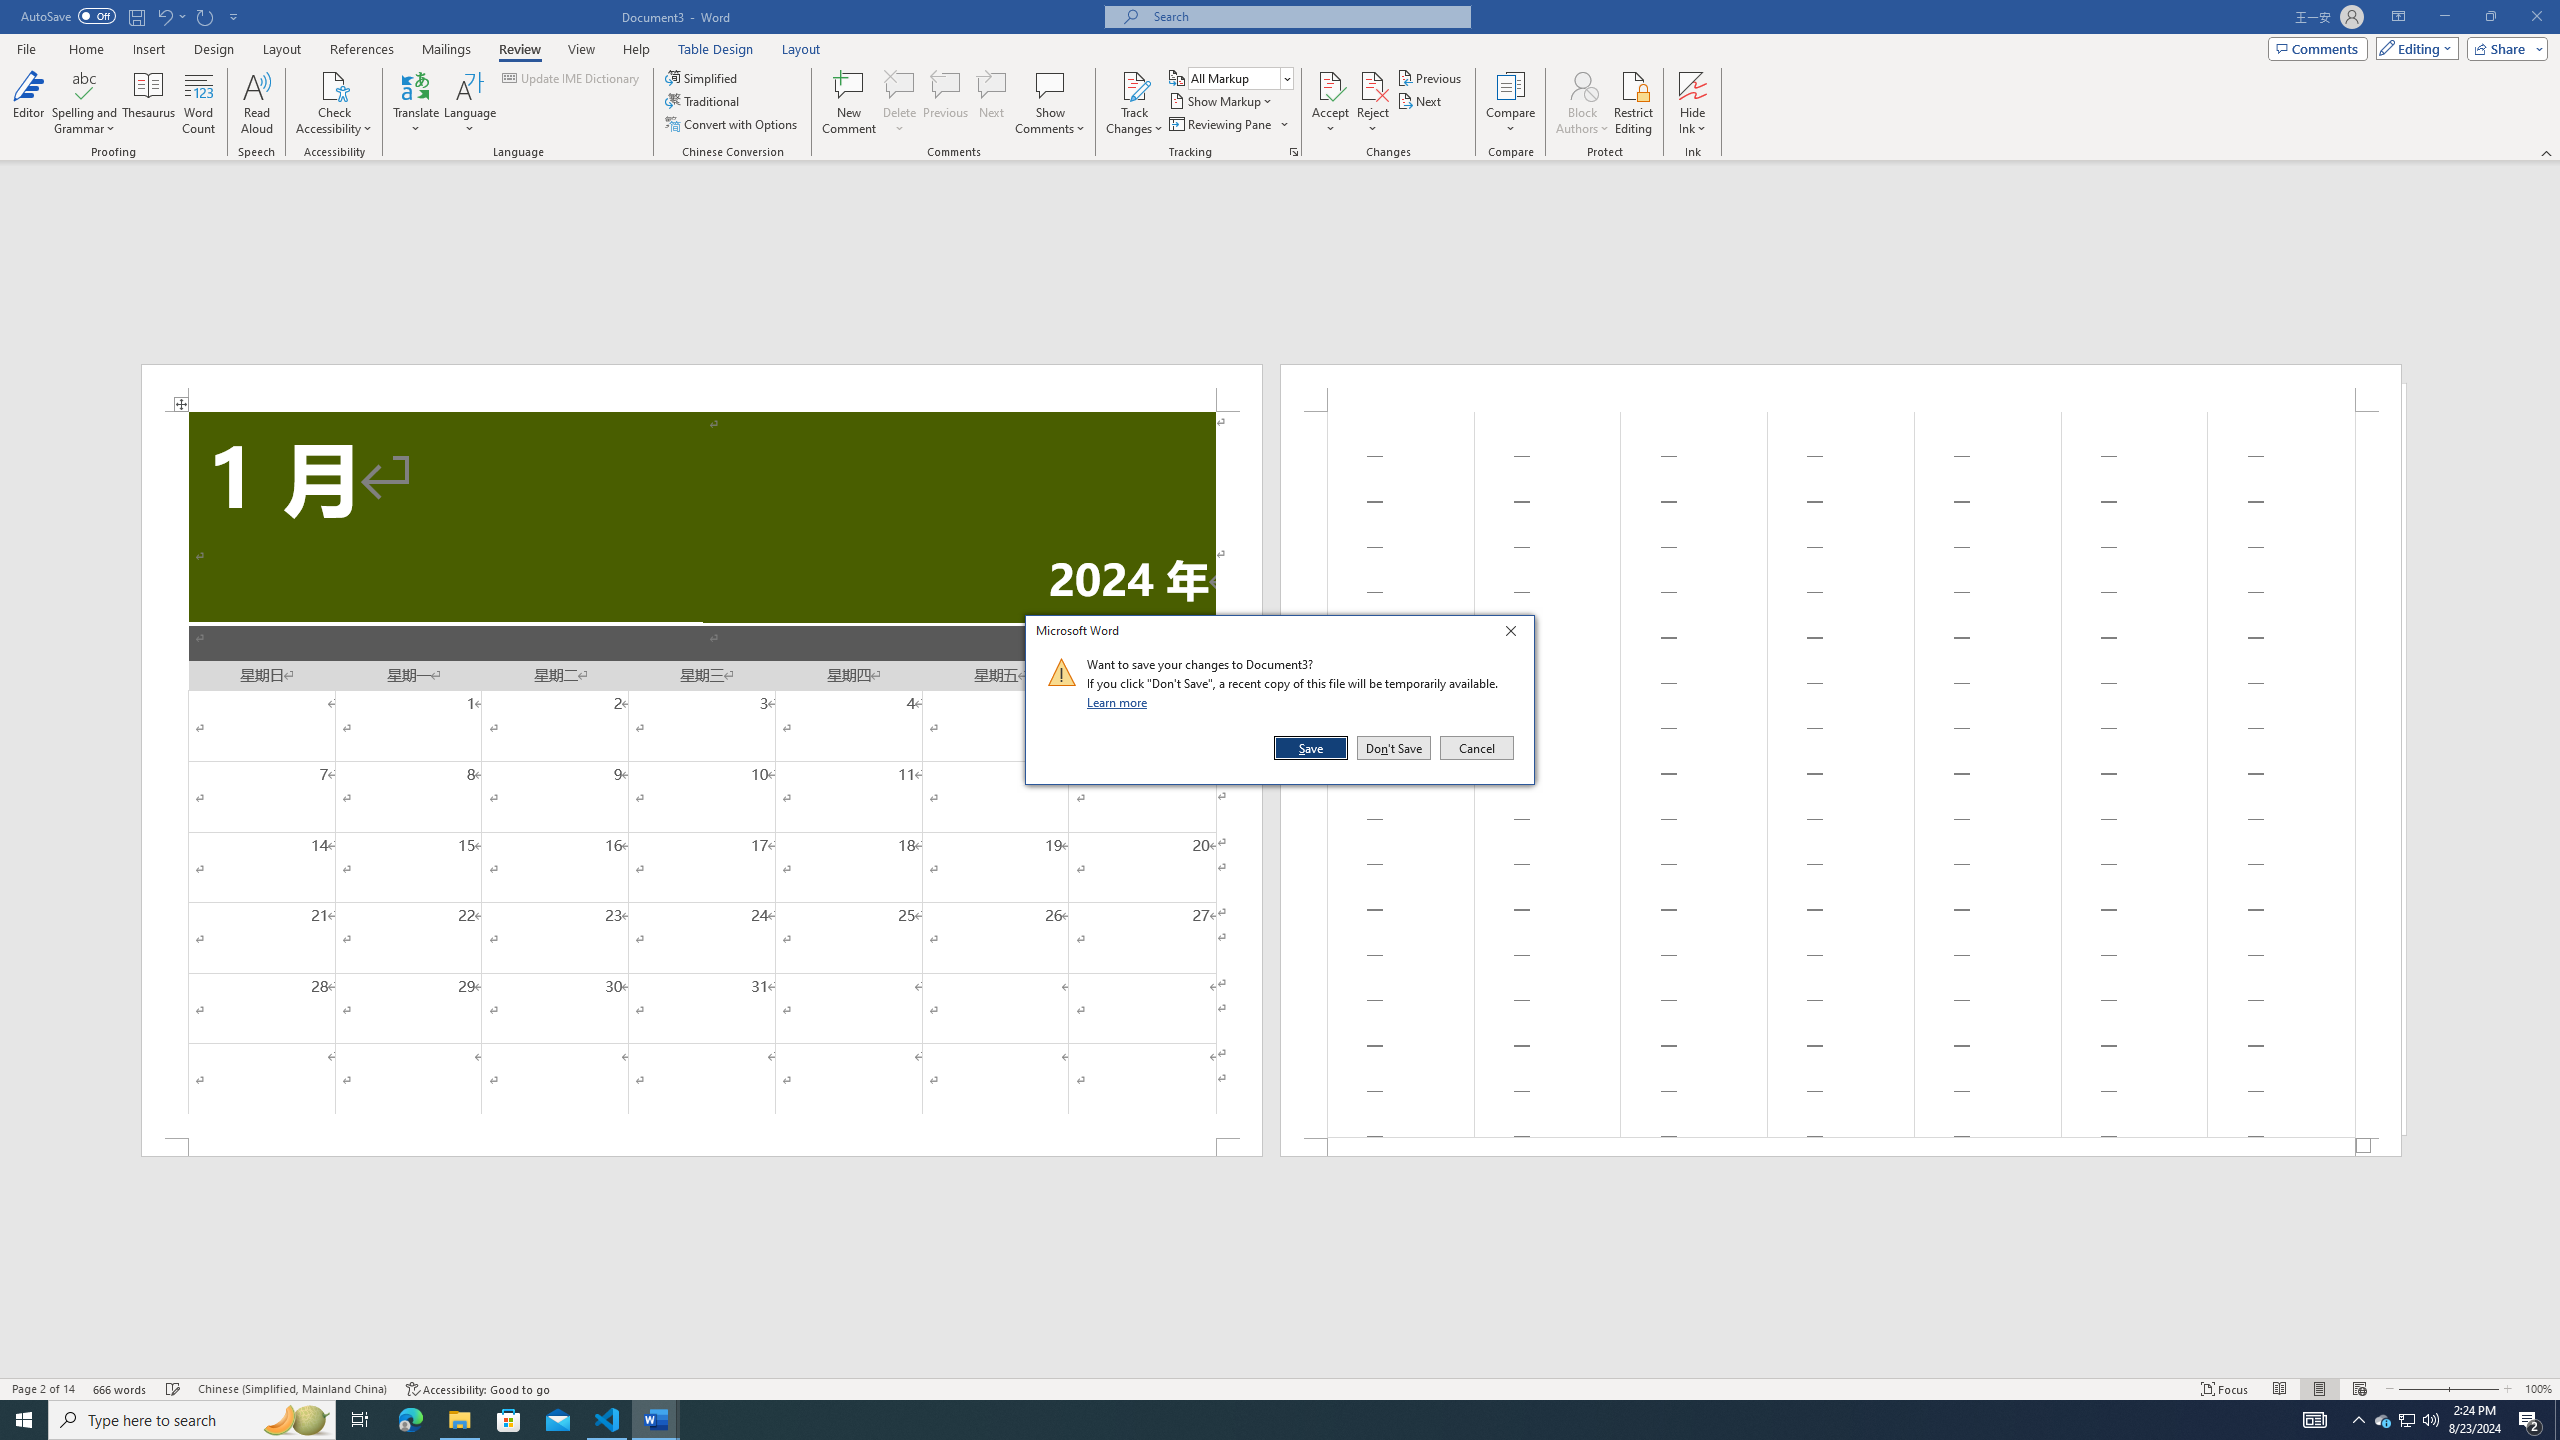 The width and height of the screenshot is (2560, 1440). Describe the element at coordinates (470, 103) in the screenshot. I see `'Language'` at that location.